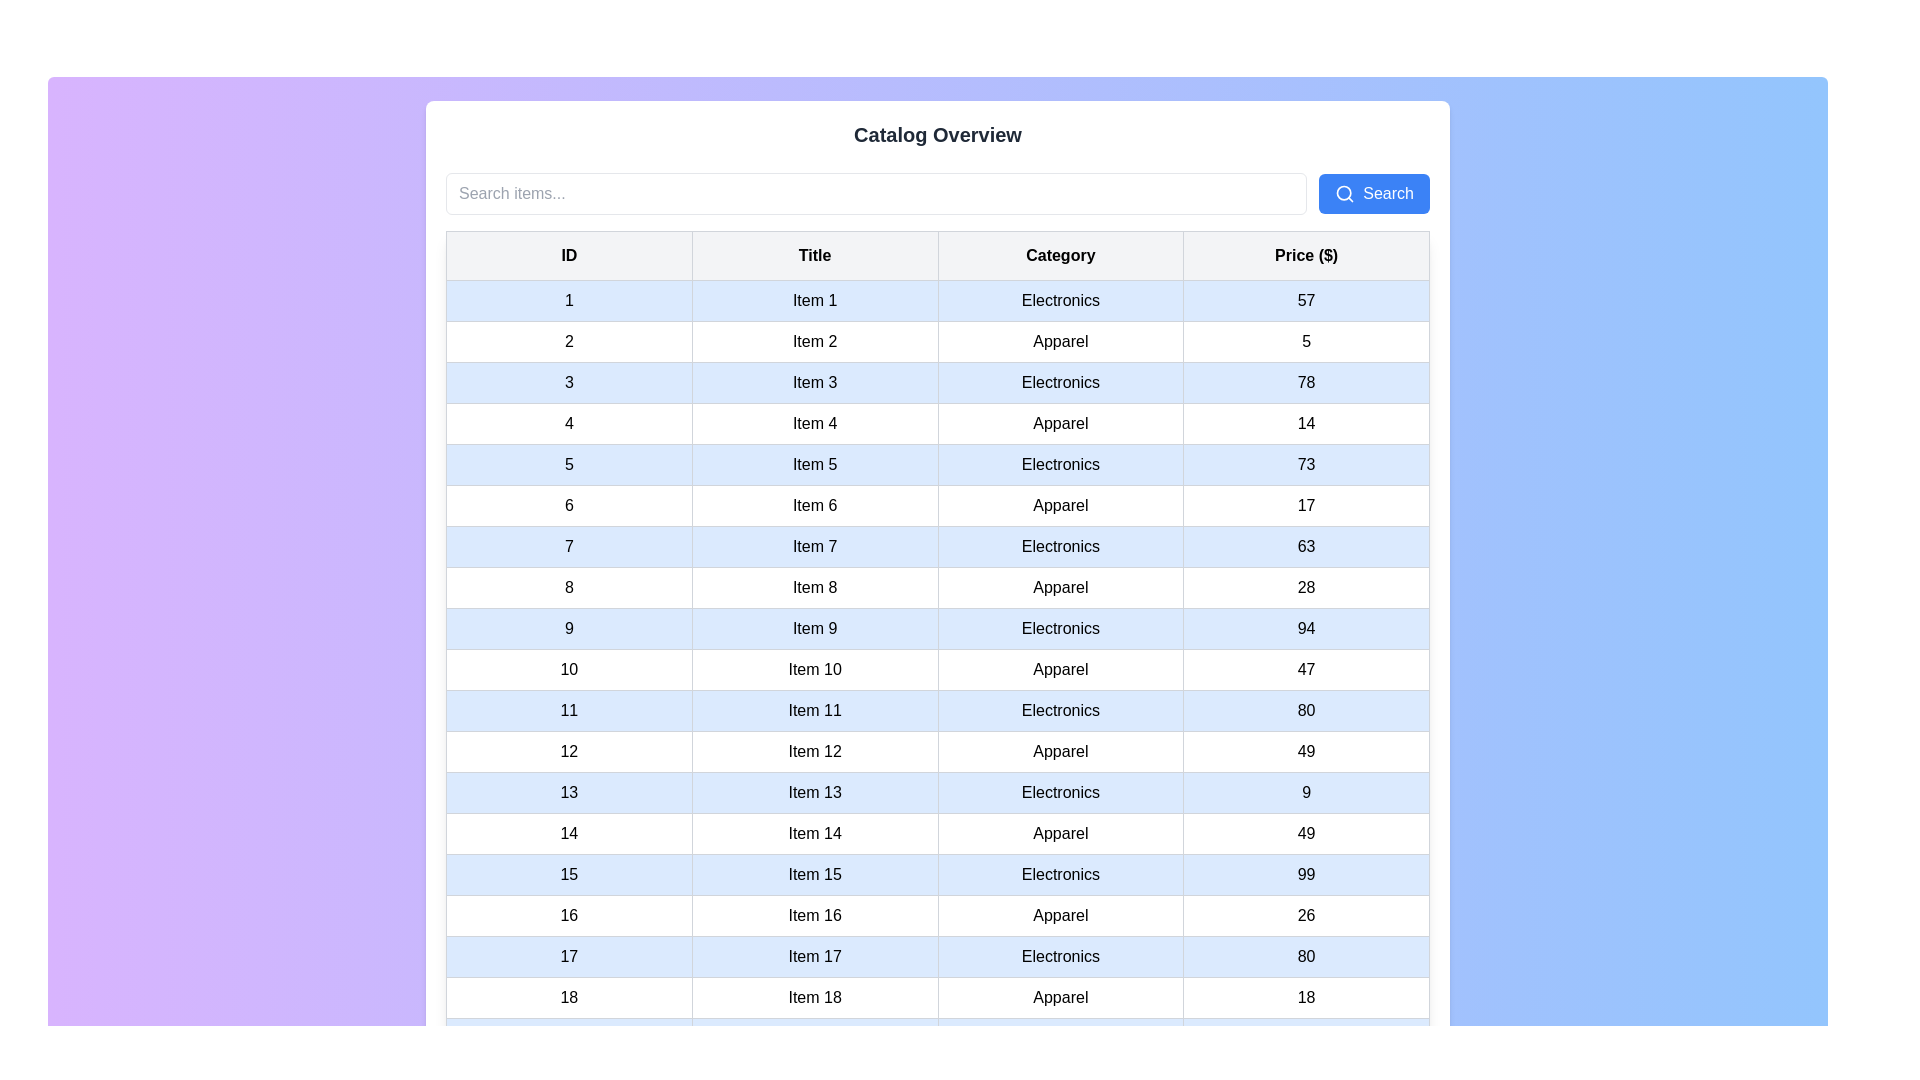 The height and width of the screenshot is (1080, 1920). I want to click on the table cell displaying the category 'Apparel' in the third column of the second row, which is located between 'Item 2' and '5', so click(1059, 341).